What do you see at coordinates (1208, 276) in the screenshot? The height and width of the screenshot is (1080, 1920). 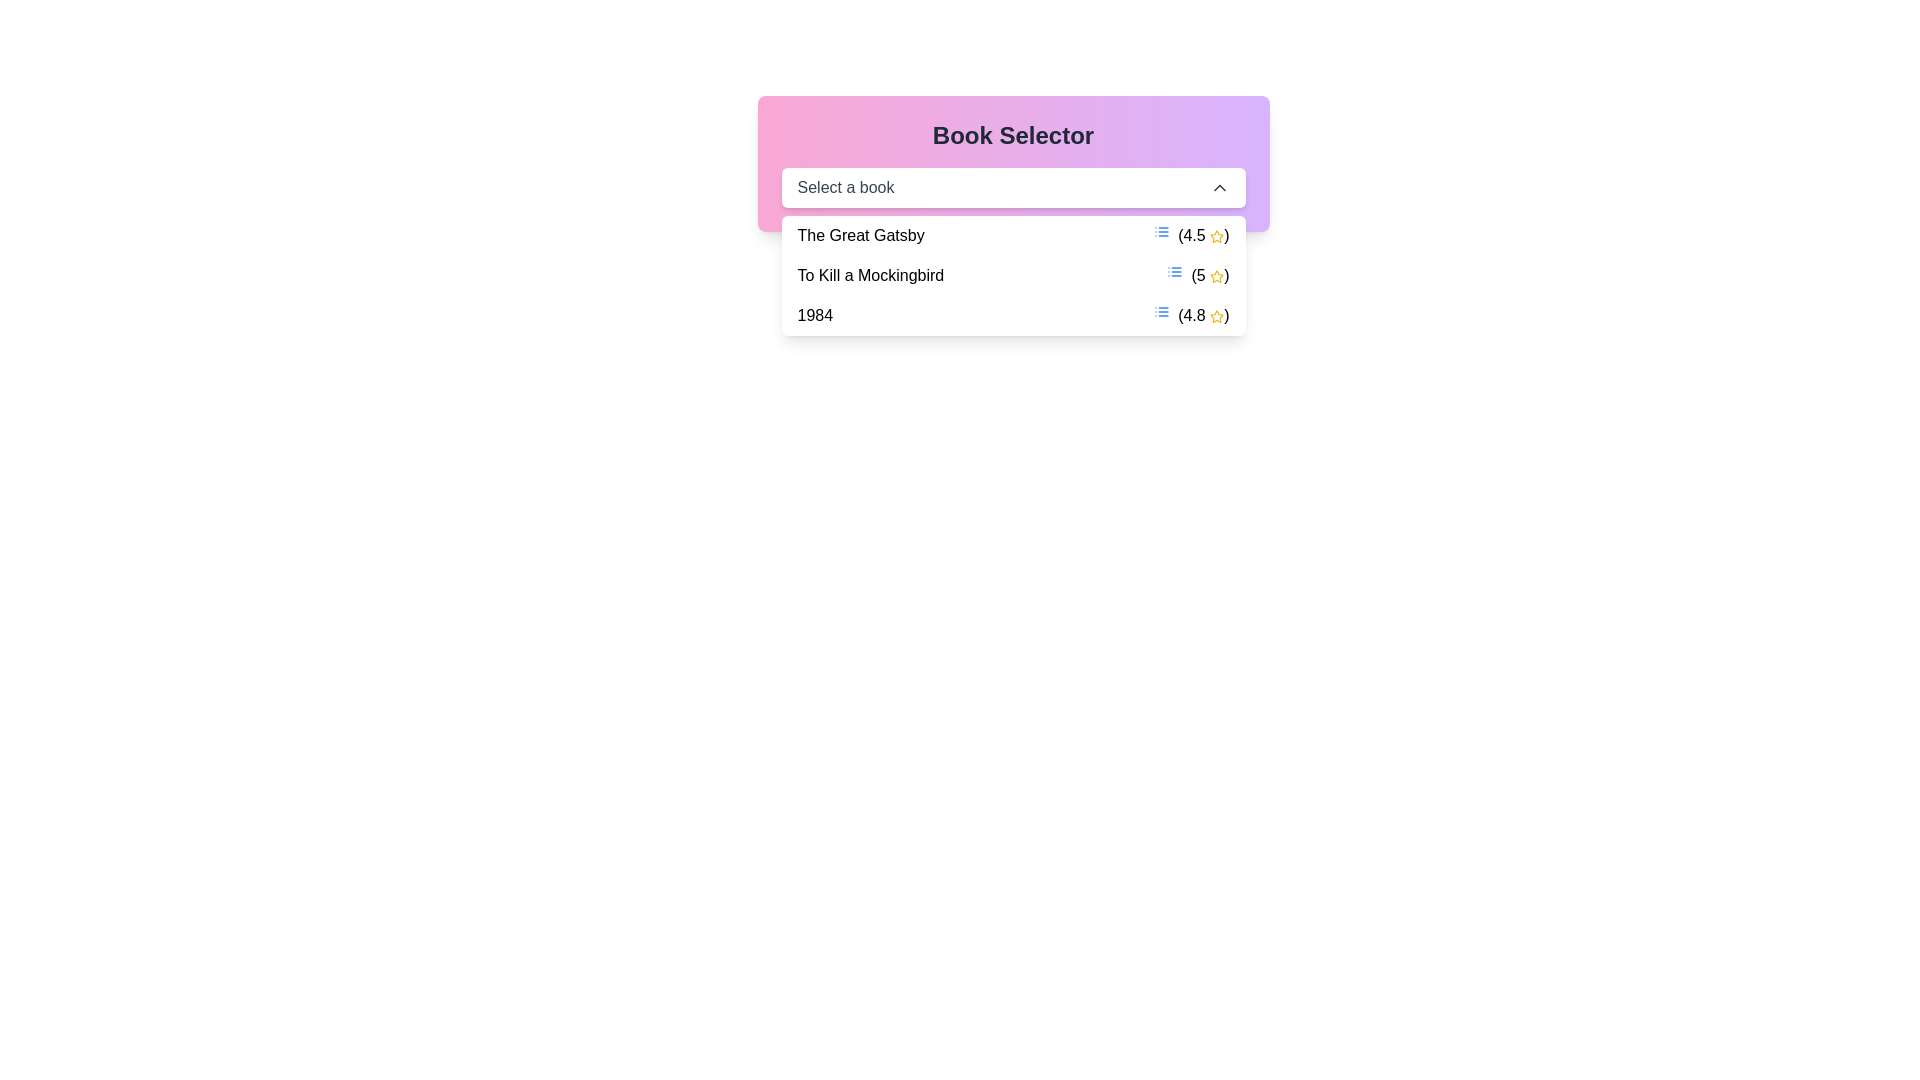 I see `the text element displaying '(5 )' next to the star icon, which represents a rating` at bounding box center [1208, 276].